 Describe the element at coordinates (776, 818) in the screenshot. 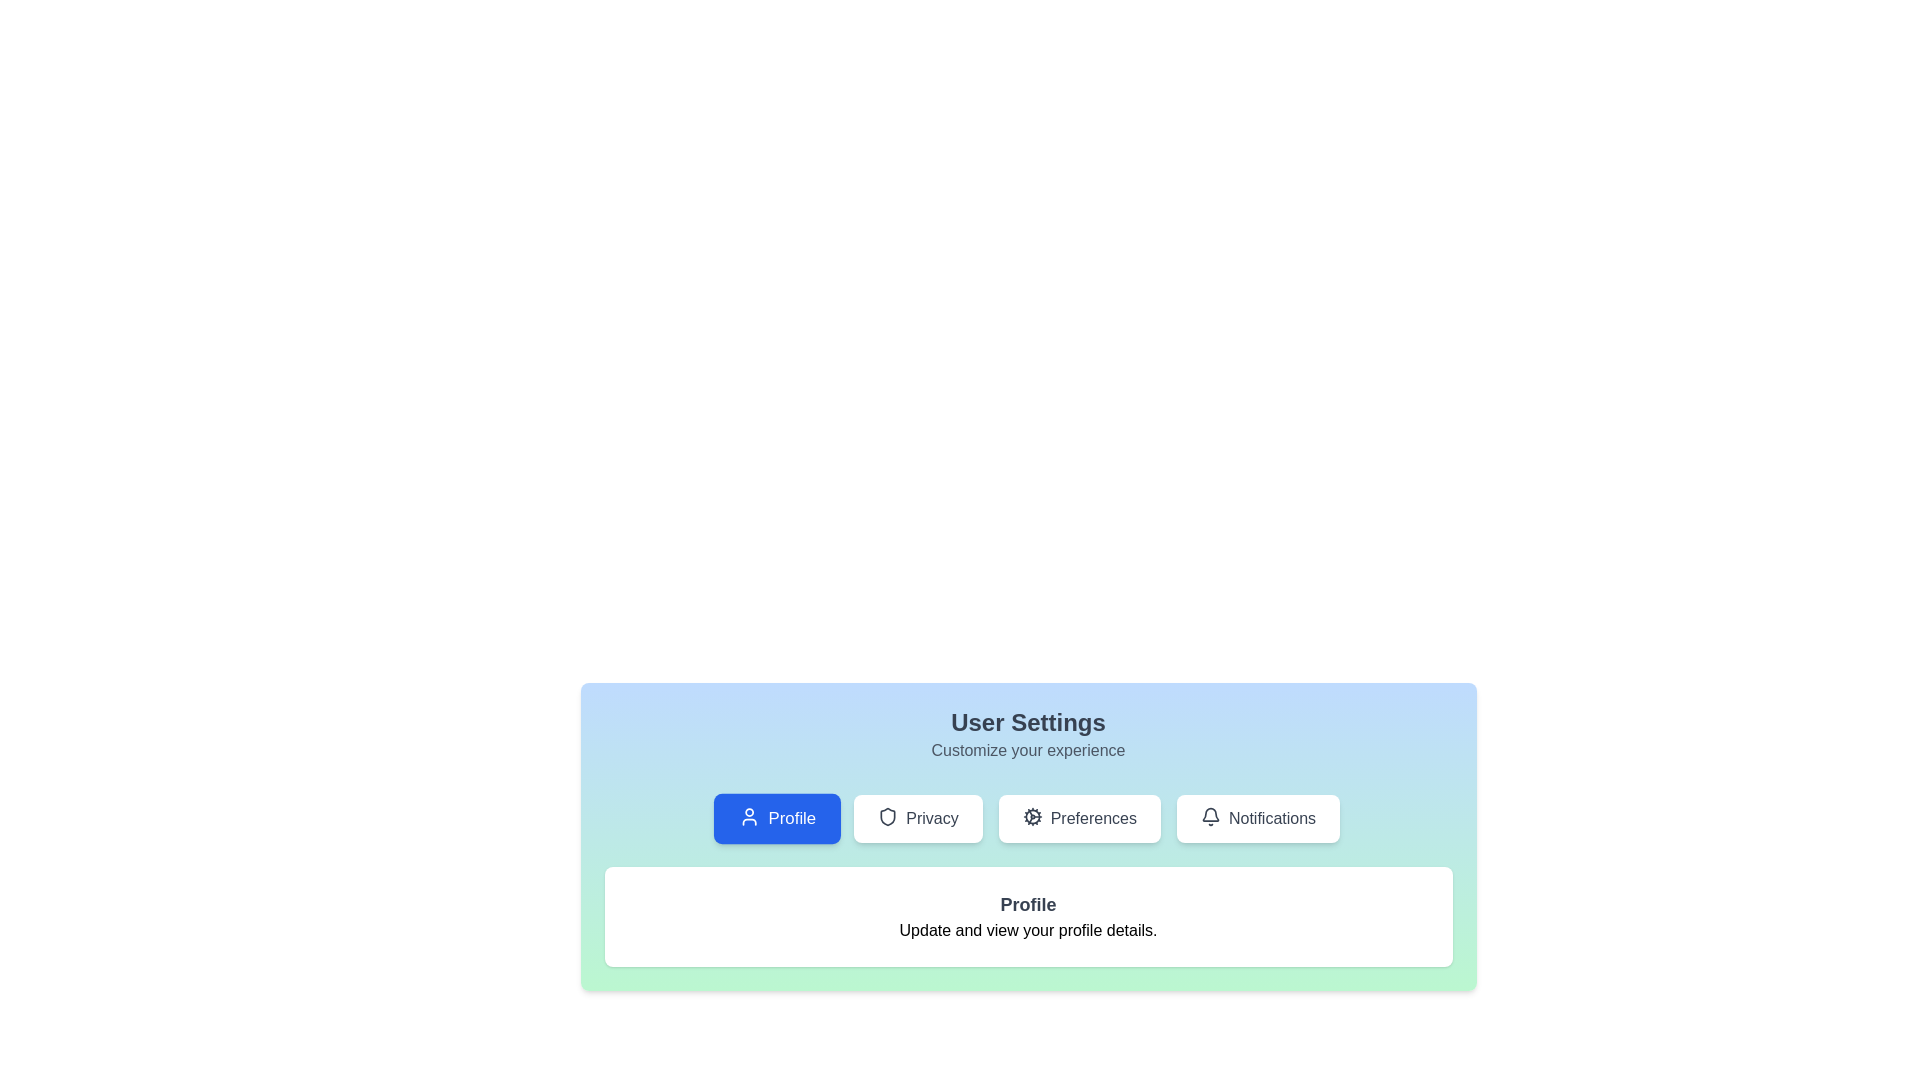

I see `the Profile tab to view its content` at that location.